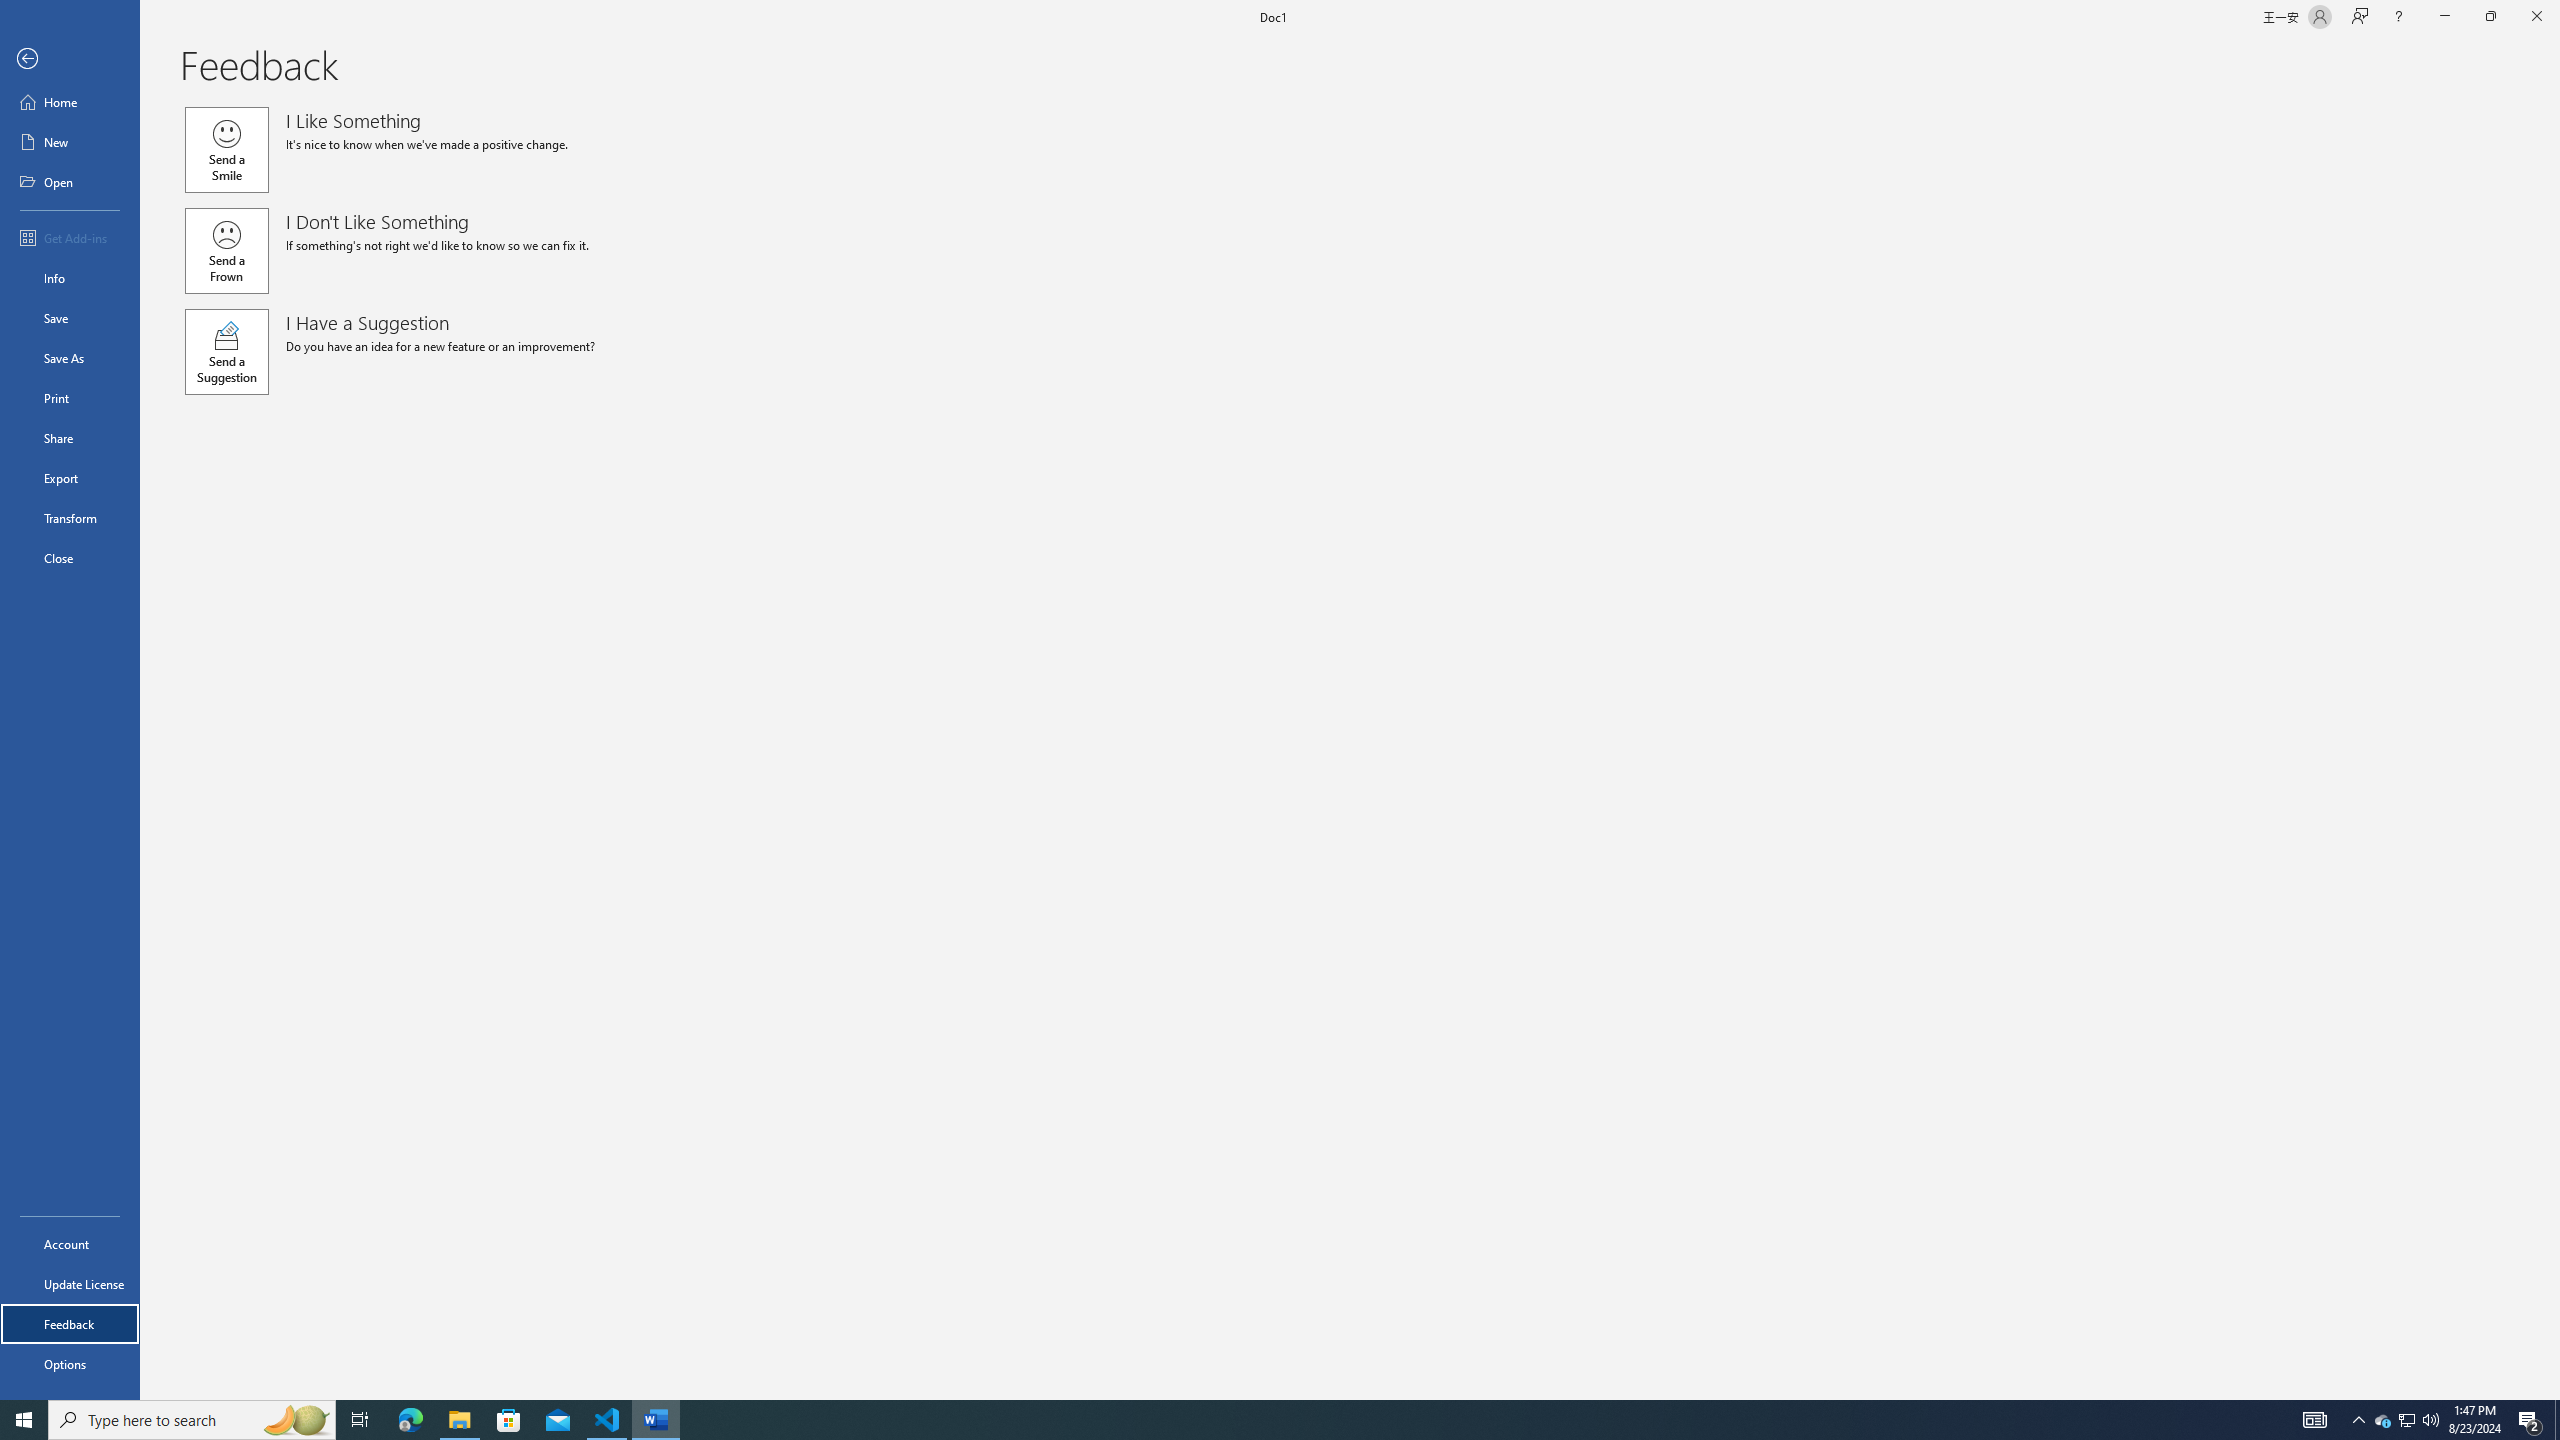 This screenshot has height=1440, width=2560. What do you see at coordinates (69, 397) in the screenshot?
I see `'Print'` at bounding box center [69, 397].